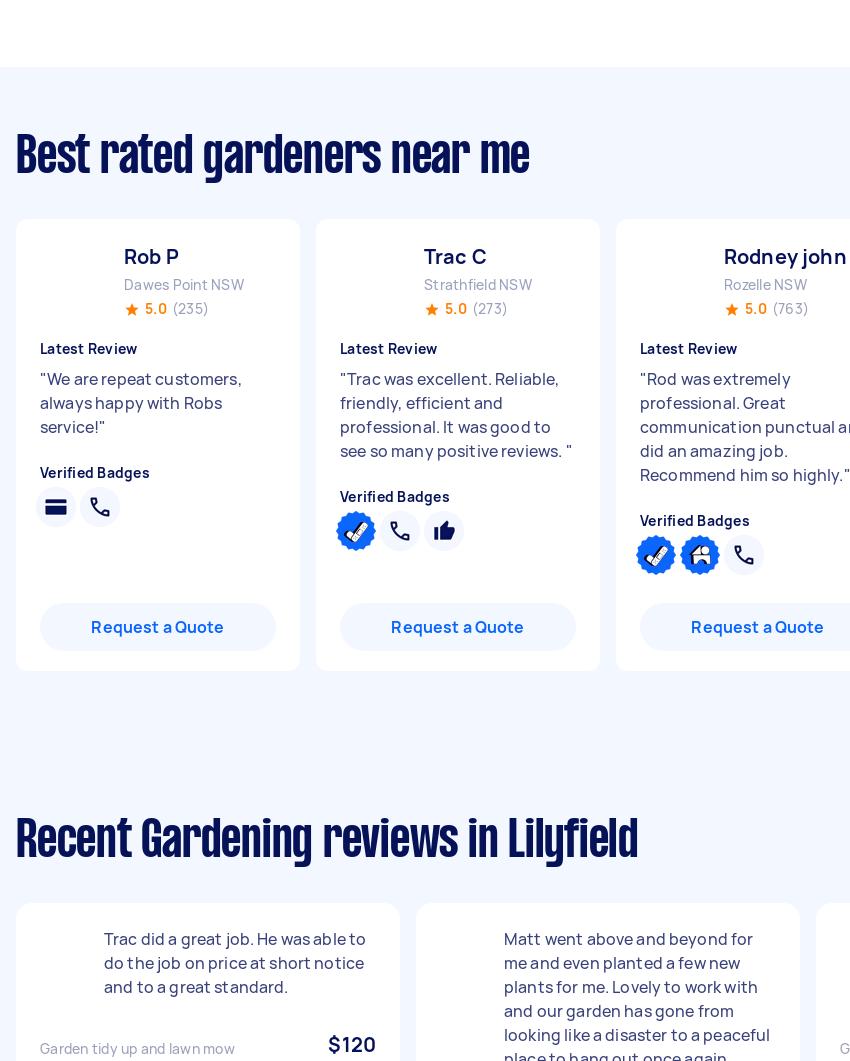 Image resolution: width=850 pixels, height=1061 pixels. I want to click on 'Dawes Point NSW', so click(182, 282).